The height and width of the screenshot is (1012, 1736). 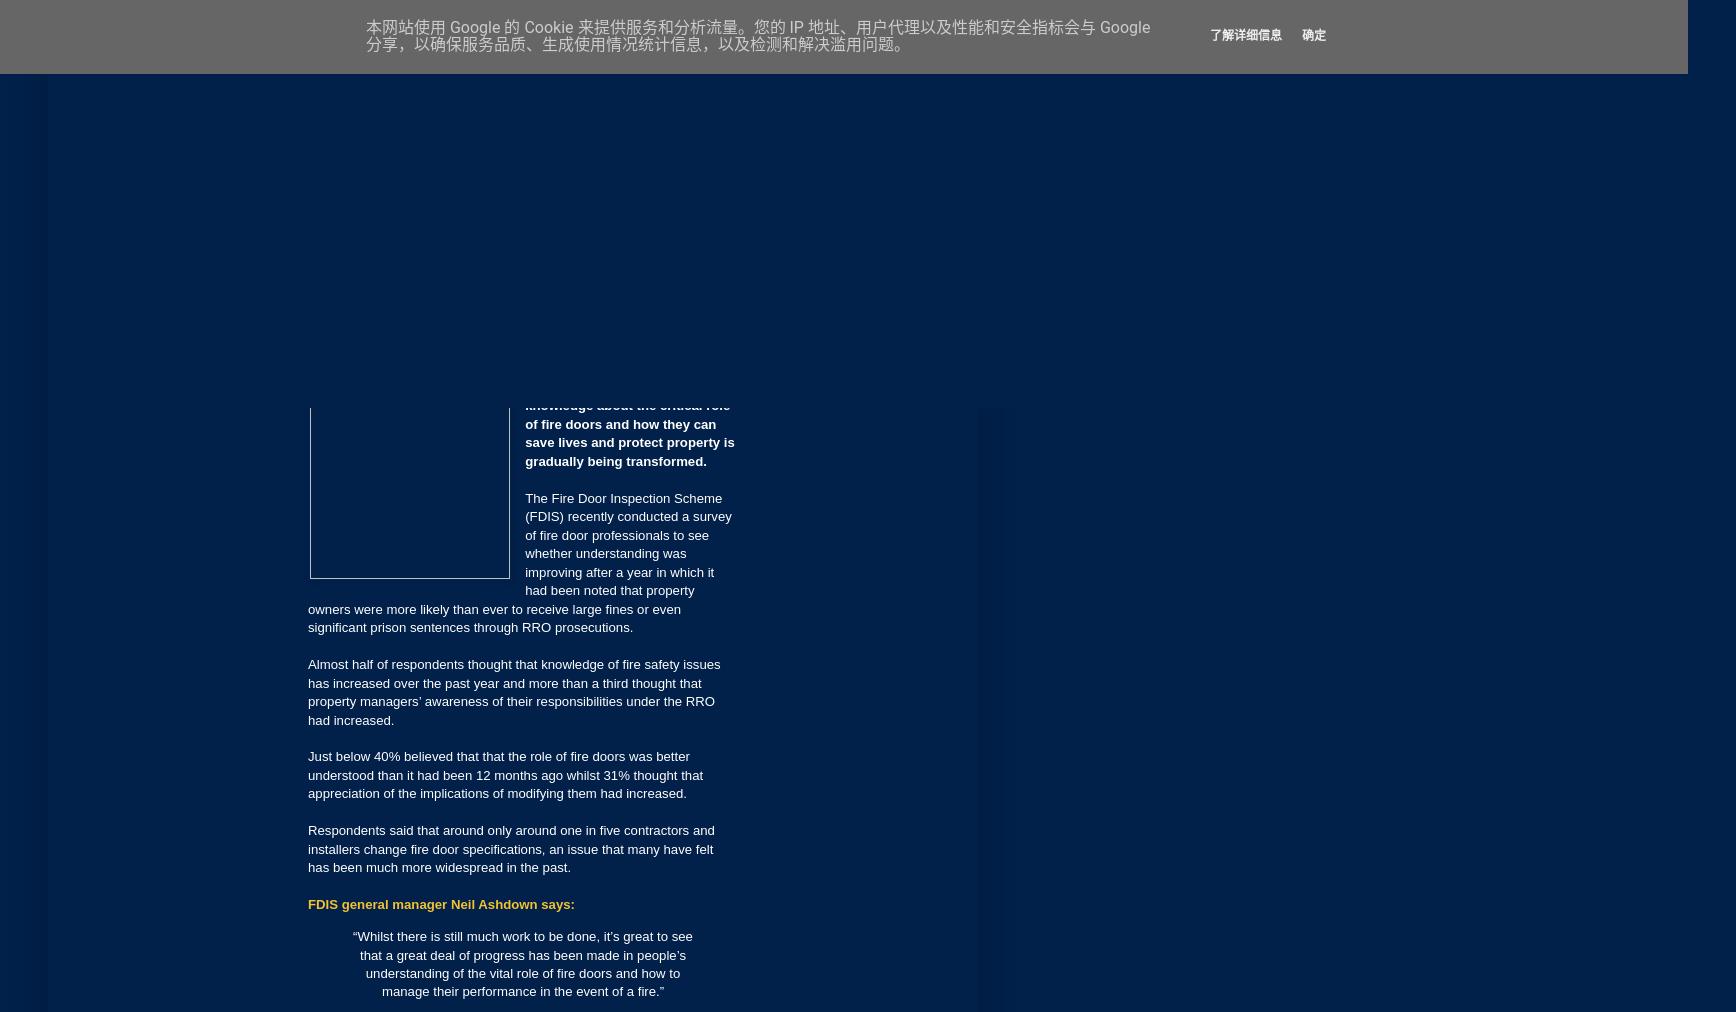 I want to click on 'Respondents said that around only around one in five contractors and installers change fire door specifications, an issue that many have felt has been much more widespread in the past.', so click(x=511, y=847).